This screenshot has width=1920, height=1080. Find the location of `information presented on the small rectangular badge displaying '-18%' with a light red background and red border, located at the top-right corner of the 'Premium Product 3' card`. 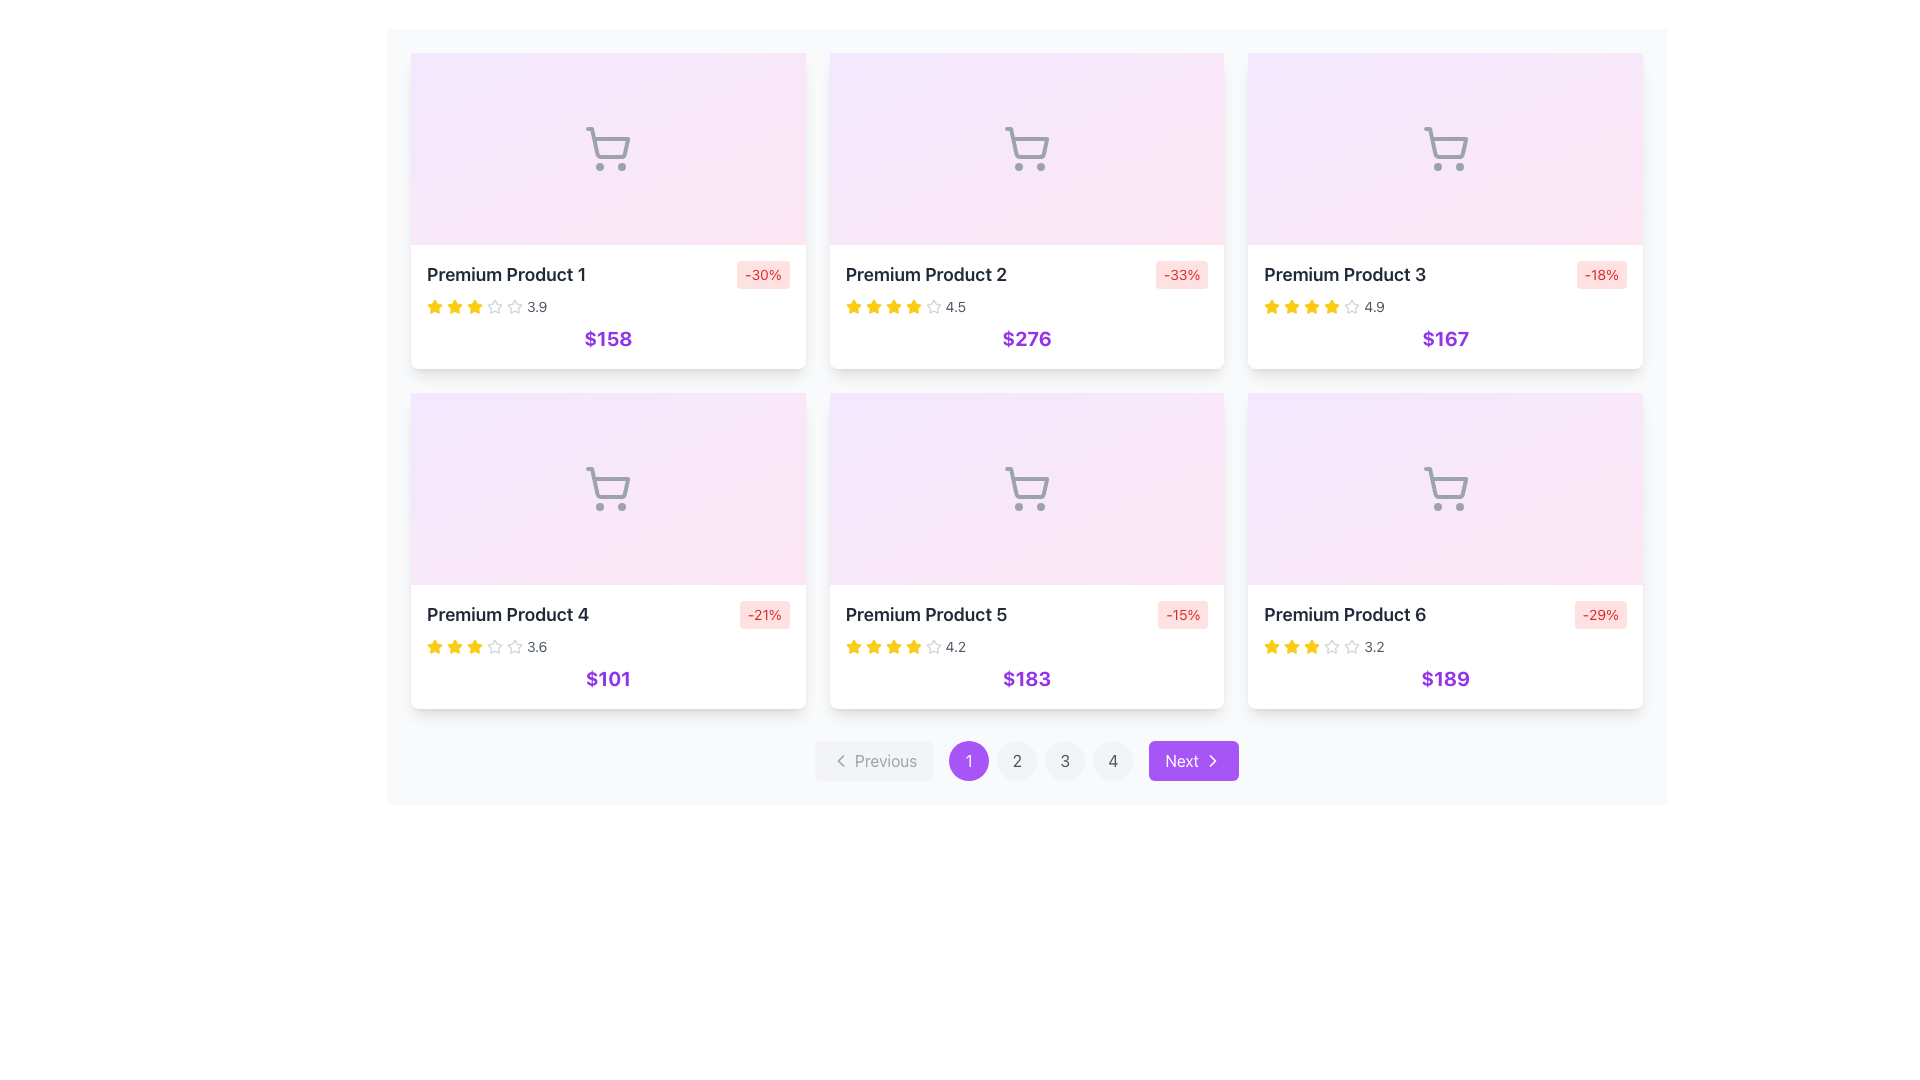

information presented on the small rectangular badge displaying '-18%' with a light red background and red border, located at the top-right corner of the 'Premium Product 3' card is located at coordinates (1601, 274).